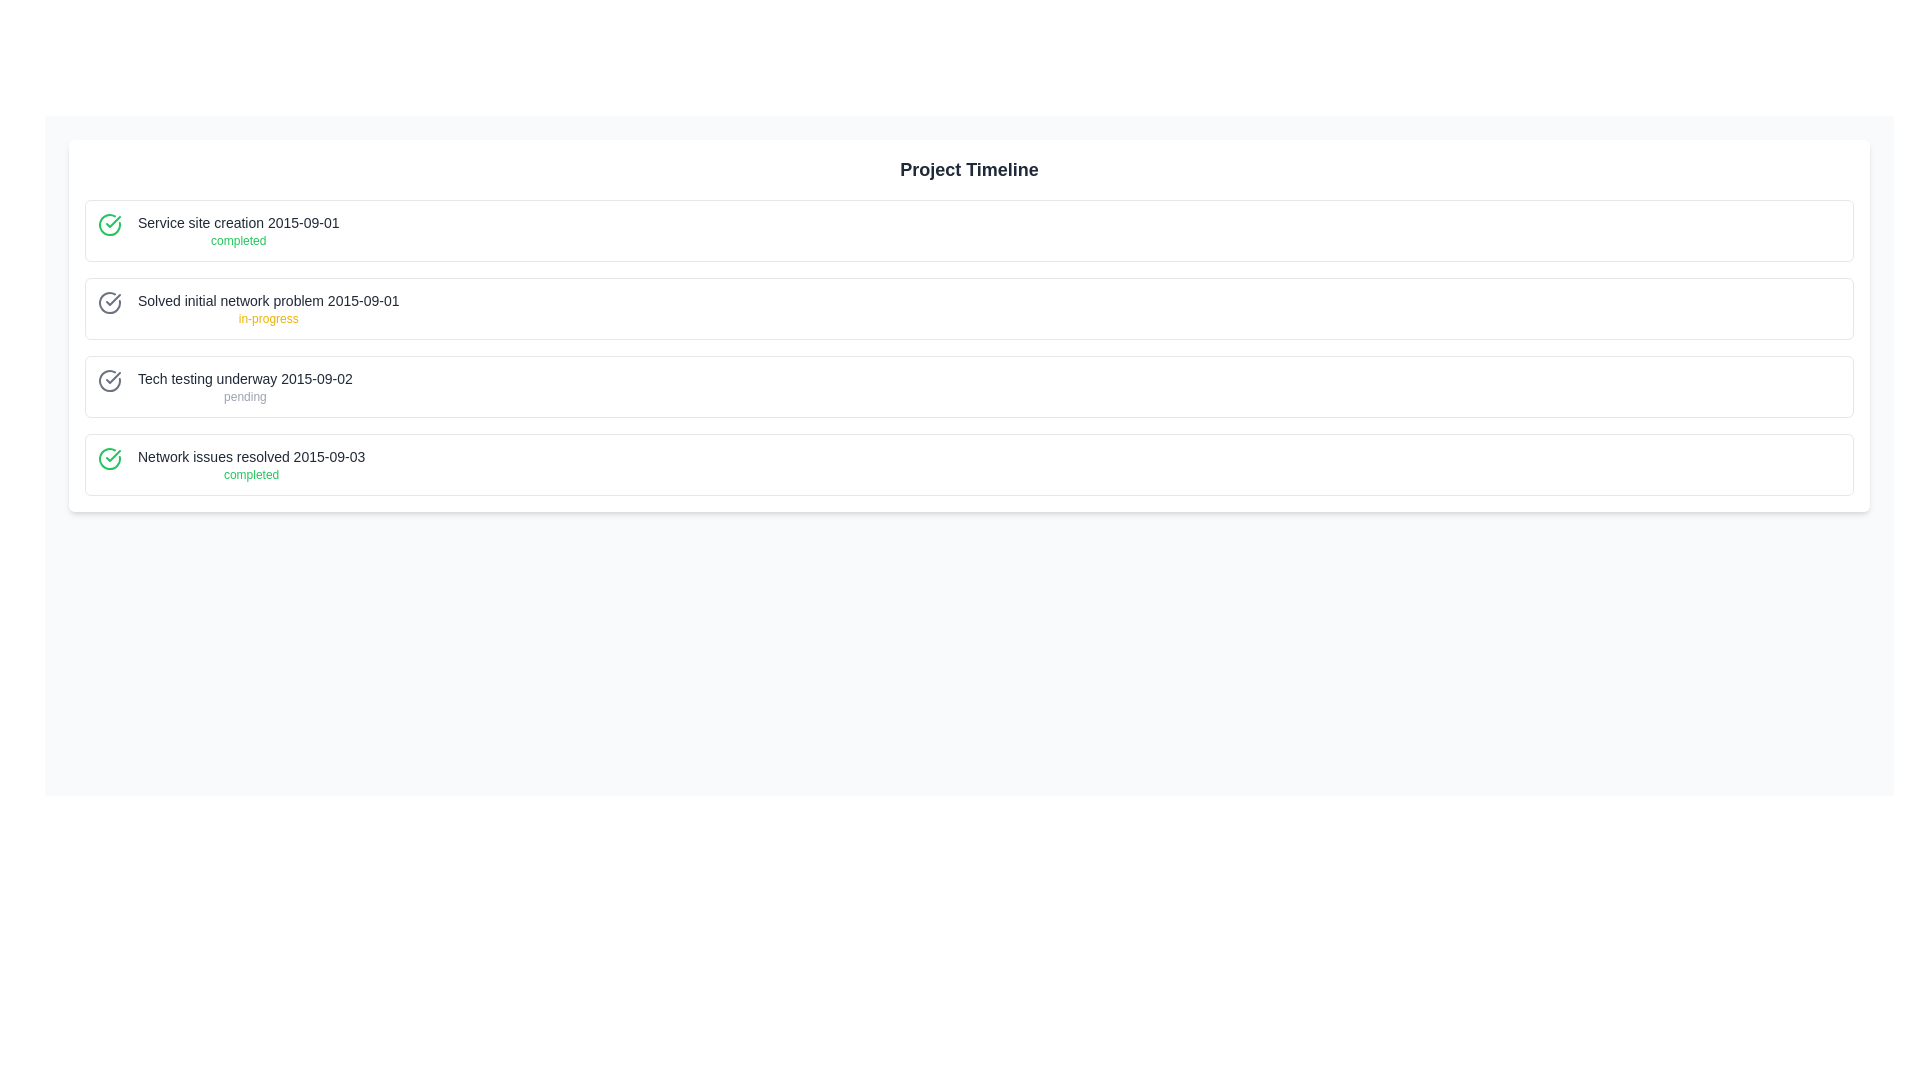  Describe the element at coordinates (244, 378) in the screenshot. I see `the Text Label displaying 'Tech testing underway 2015-09-02' in the Project Timeline list` at that location.